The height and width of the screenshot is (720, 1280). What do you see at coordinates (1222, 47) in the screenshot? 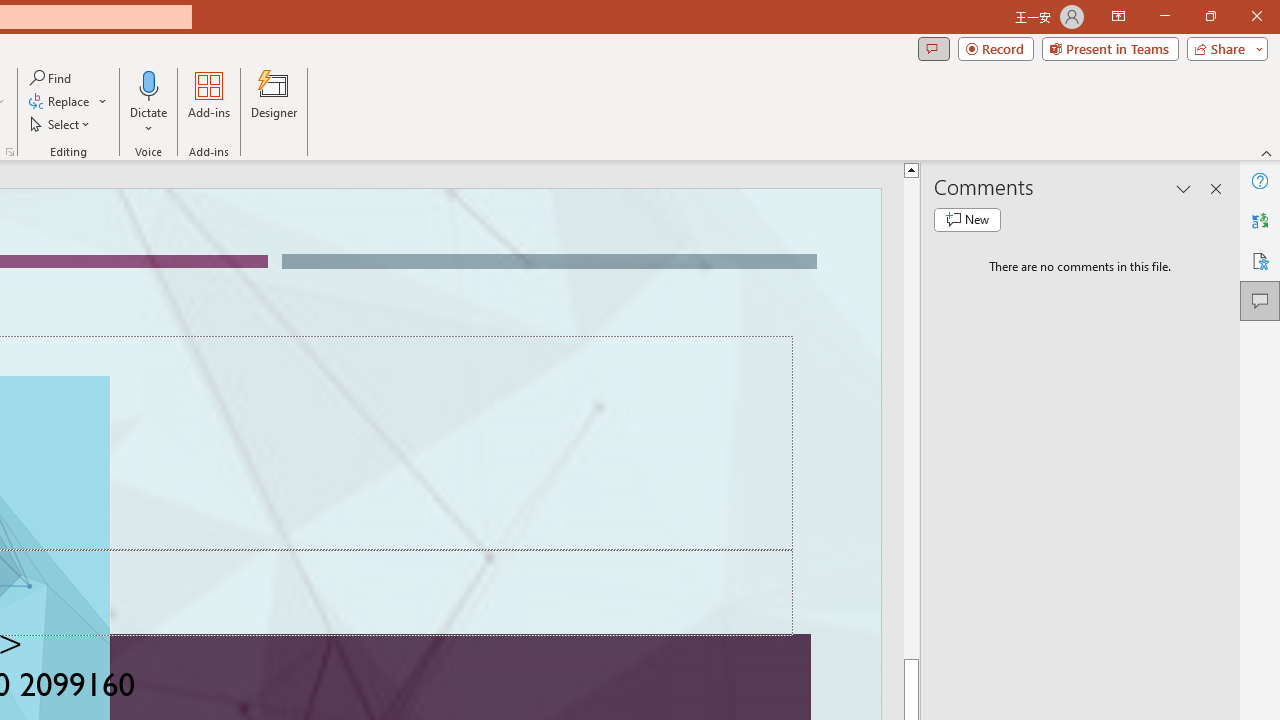
I see `'Share'` at bounding box center [1222, 47].